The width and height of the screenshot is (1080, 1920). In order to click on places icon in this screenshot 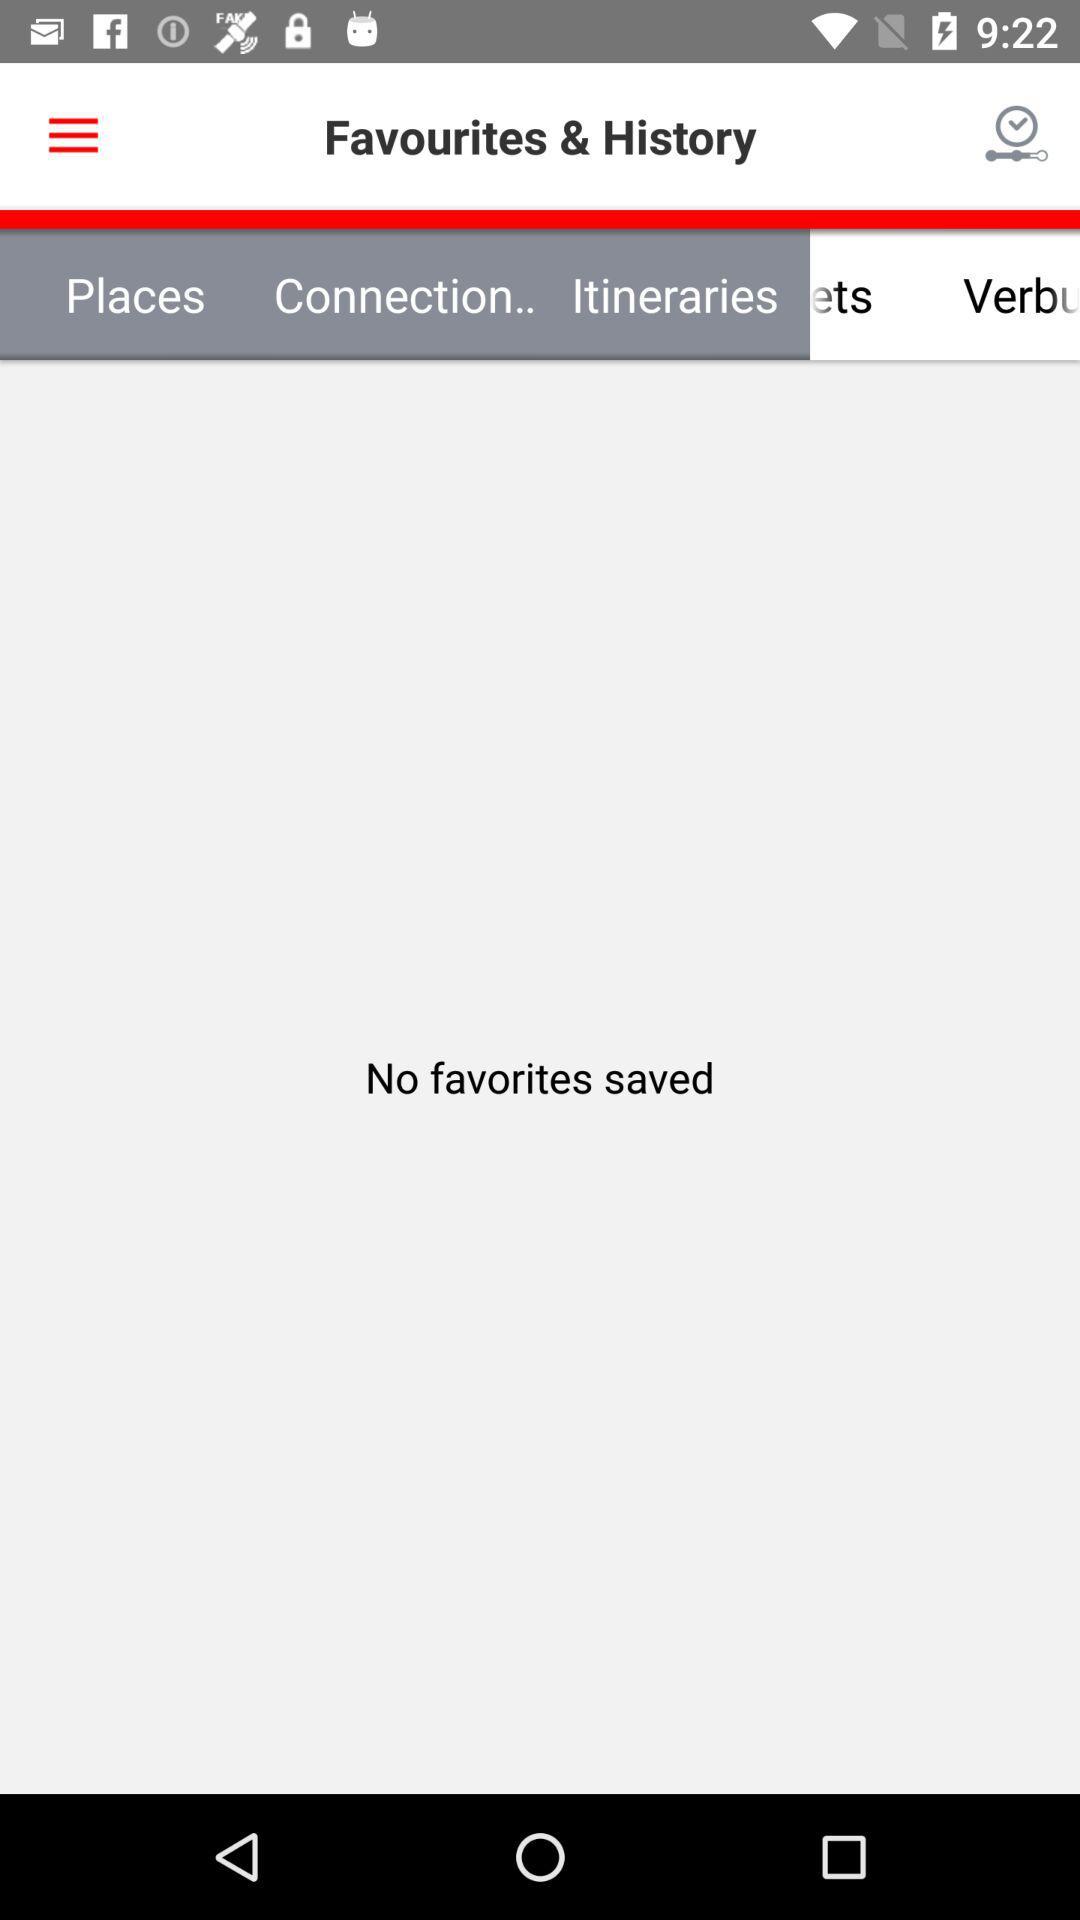, I will do `click(135, 293)`.